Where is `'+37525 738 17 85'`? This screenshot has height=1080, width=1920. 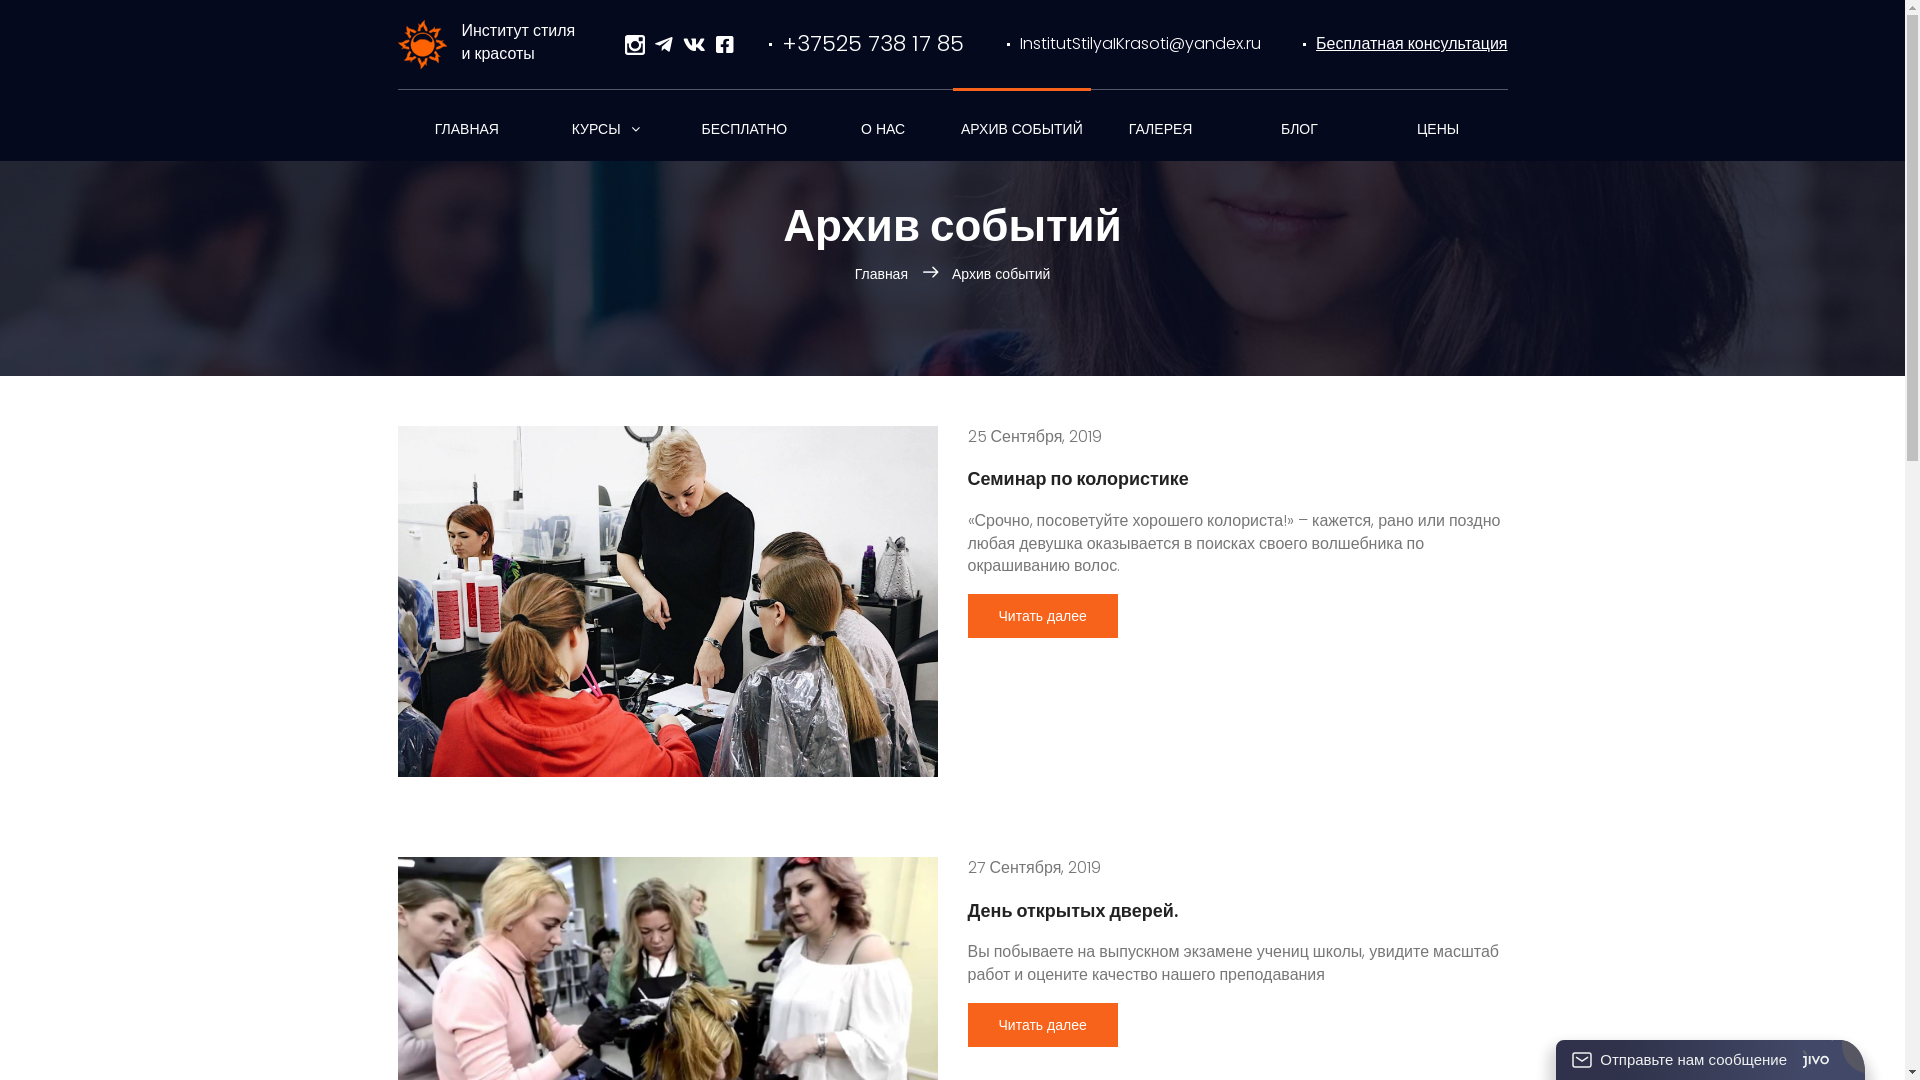 '+37525 738 17 85' is located at coordinates (866, 44).